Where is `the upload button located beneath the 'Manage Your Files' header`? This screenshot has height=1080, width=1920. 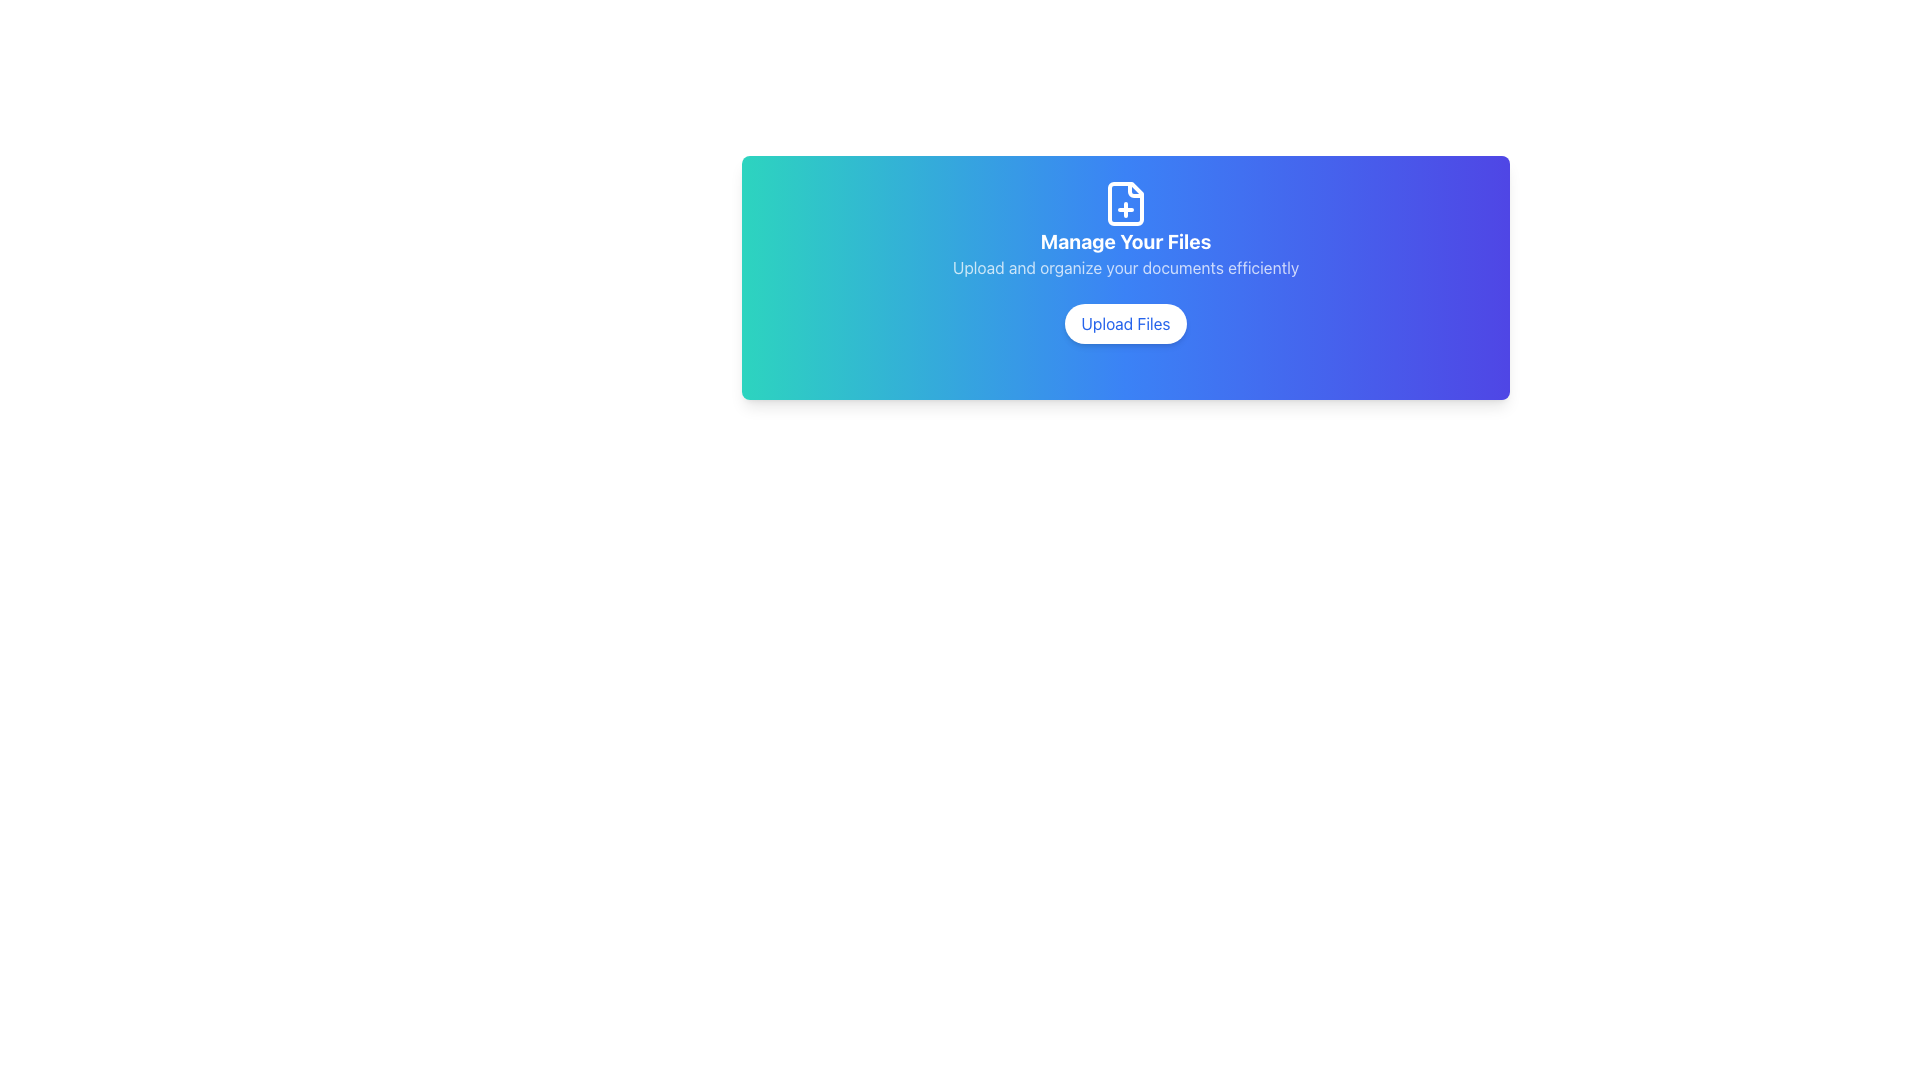
the upload button located beneath the 'Manage Your Files' header is located at coordinates (1126, 323).